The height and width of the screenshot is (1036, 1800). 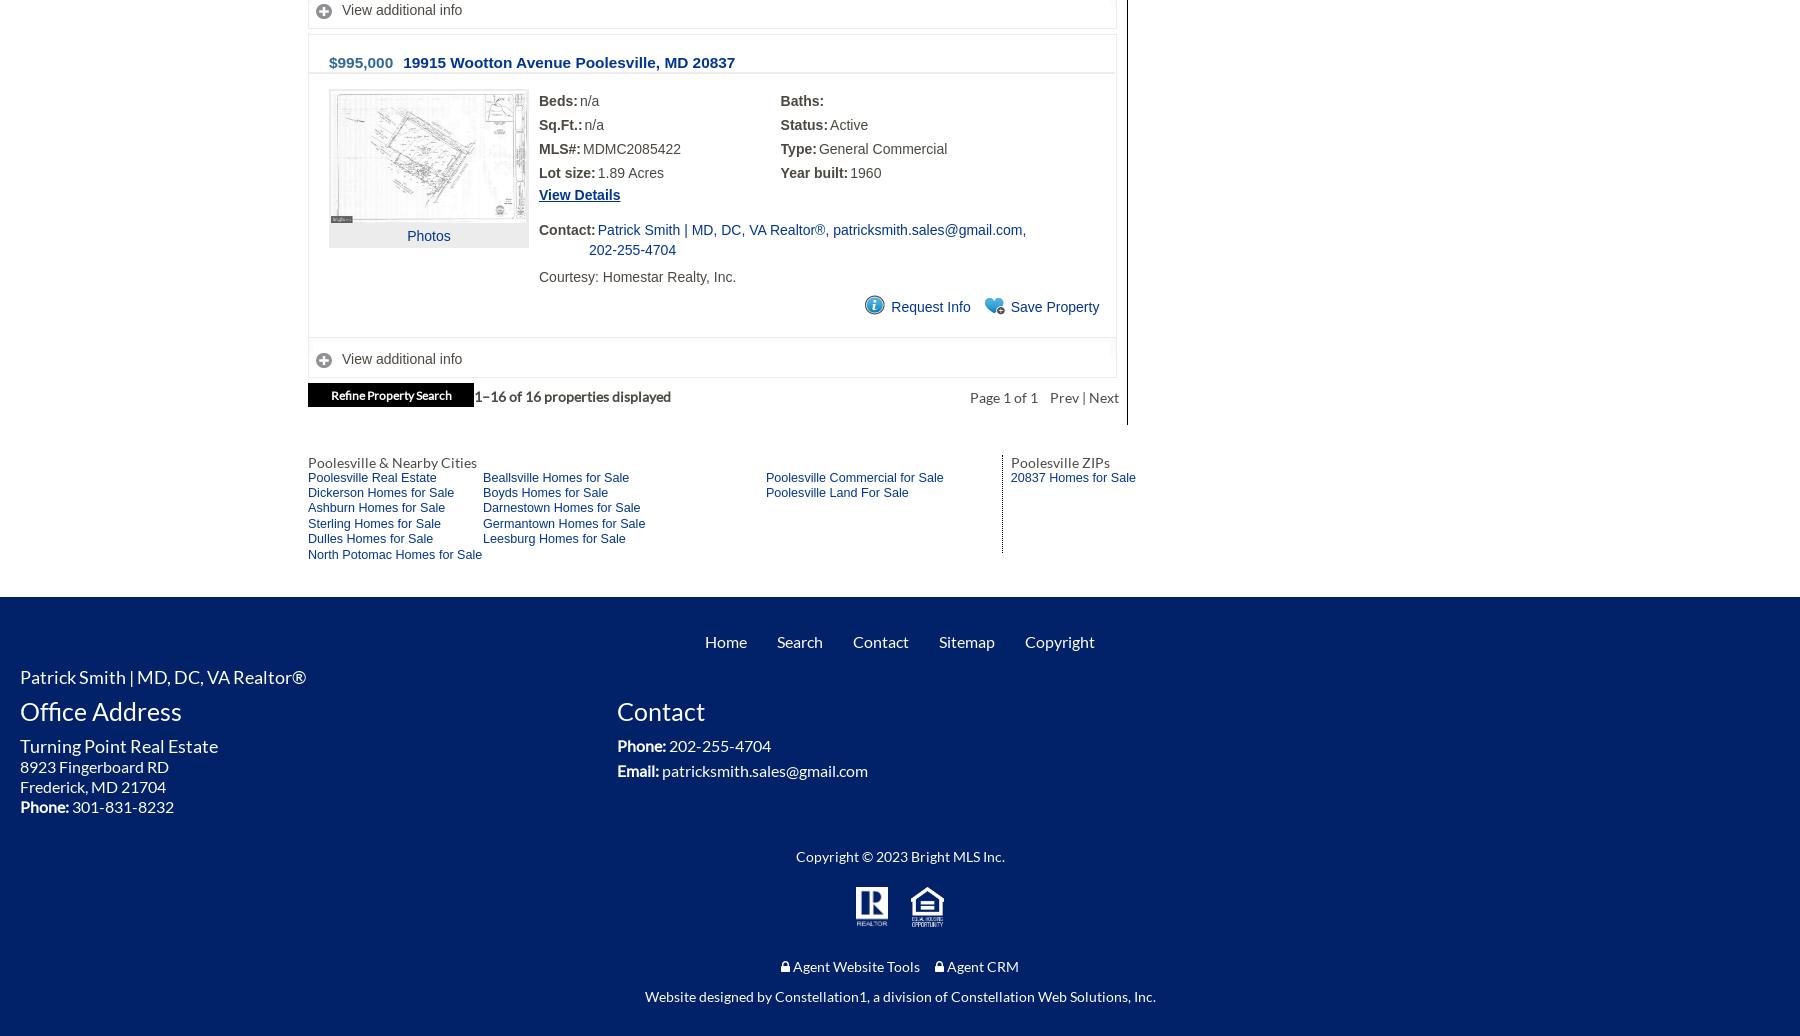 I want to click on '1960', so click(x=865, y=171).